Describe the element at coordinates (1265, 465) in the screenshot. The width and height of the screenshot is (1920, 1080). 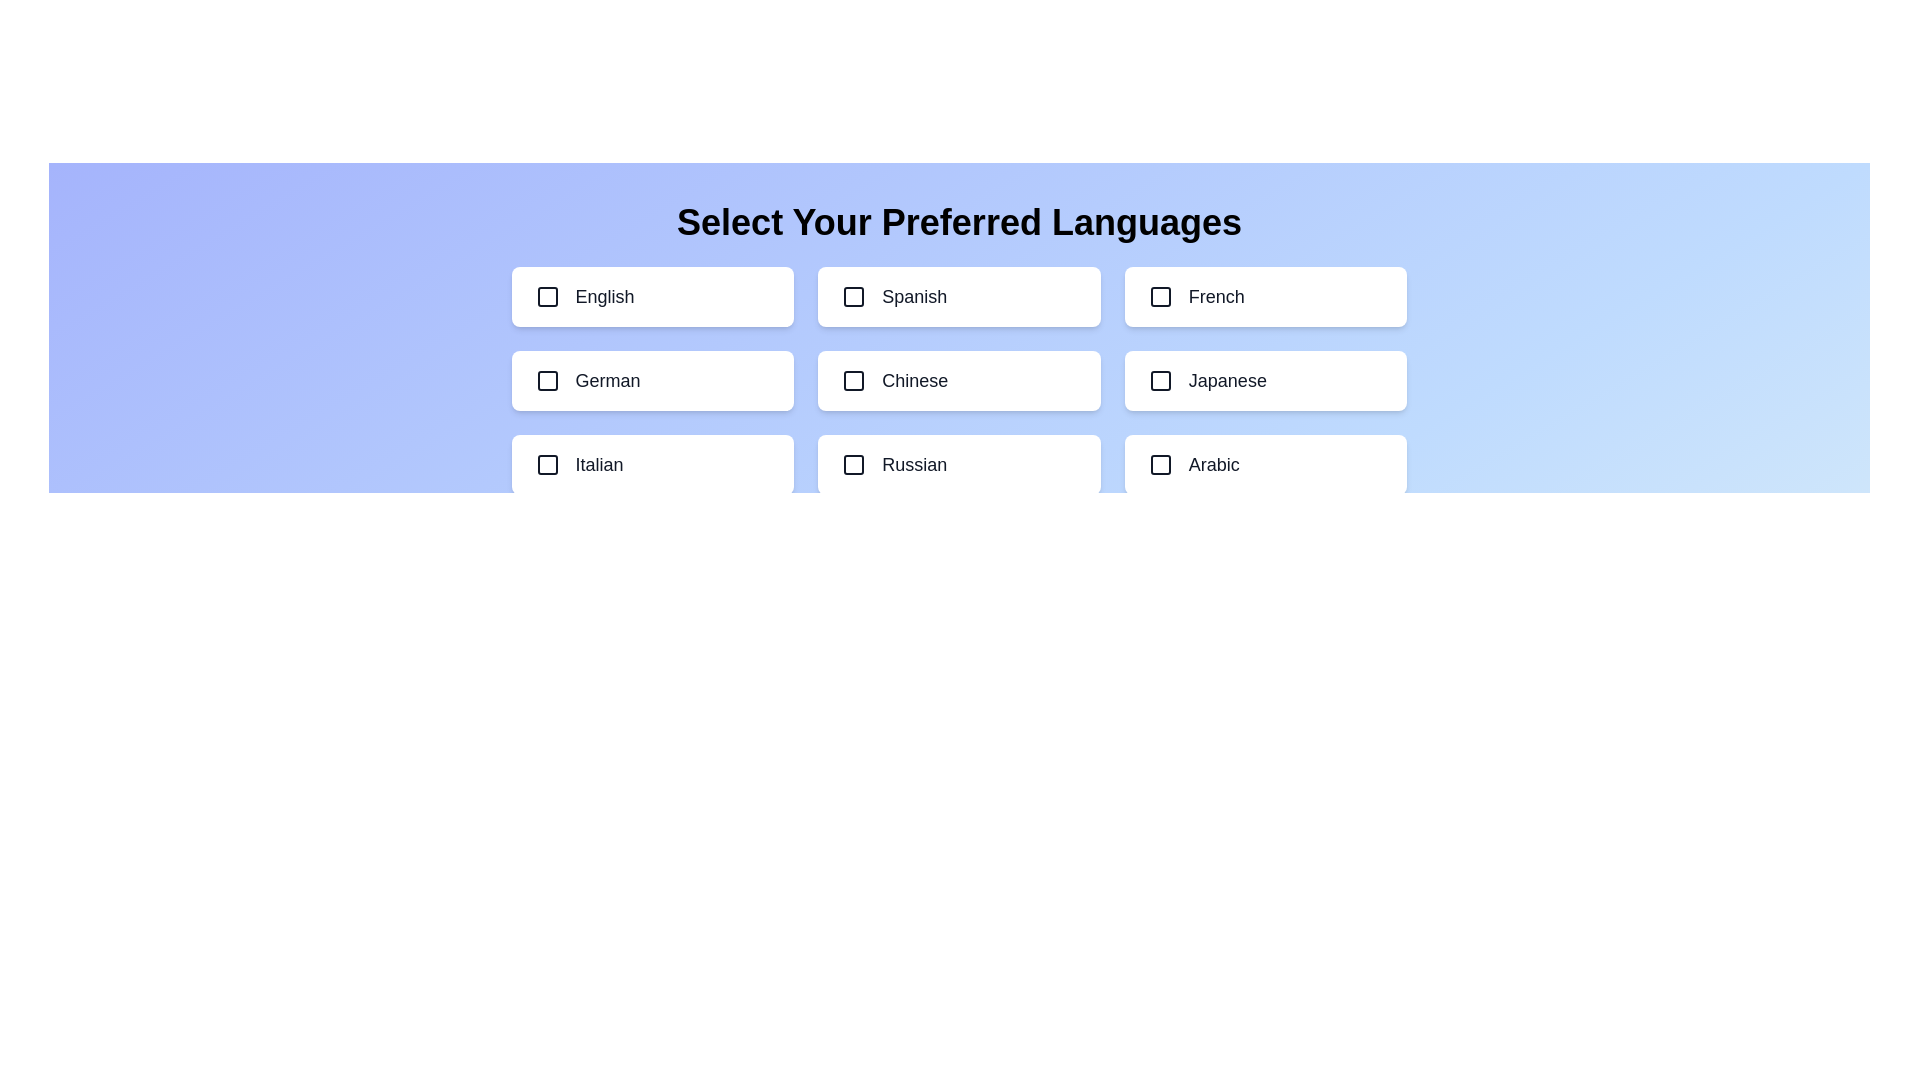
I see `the language option Arabic` at that location.